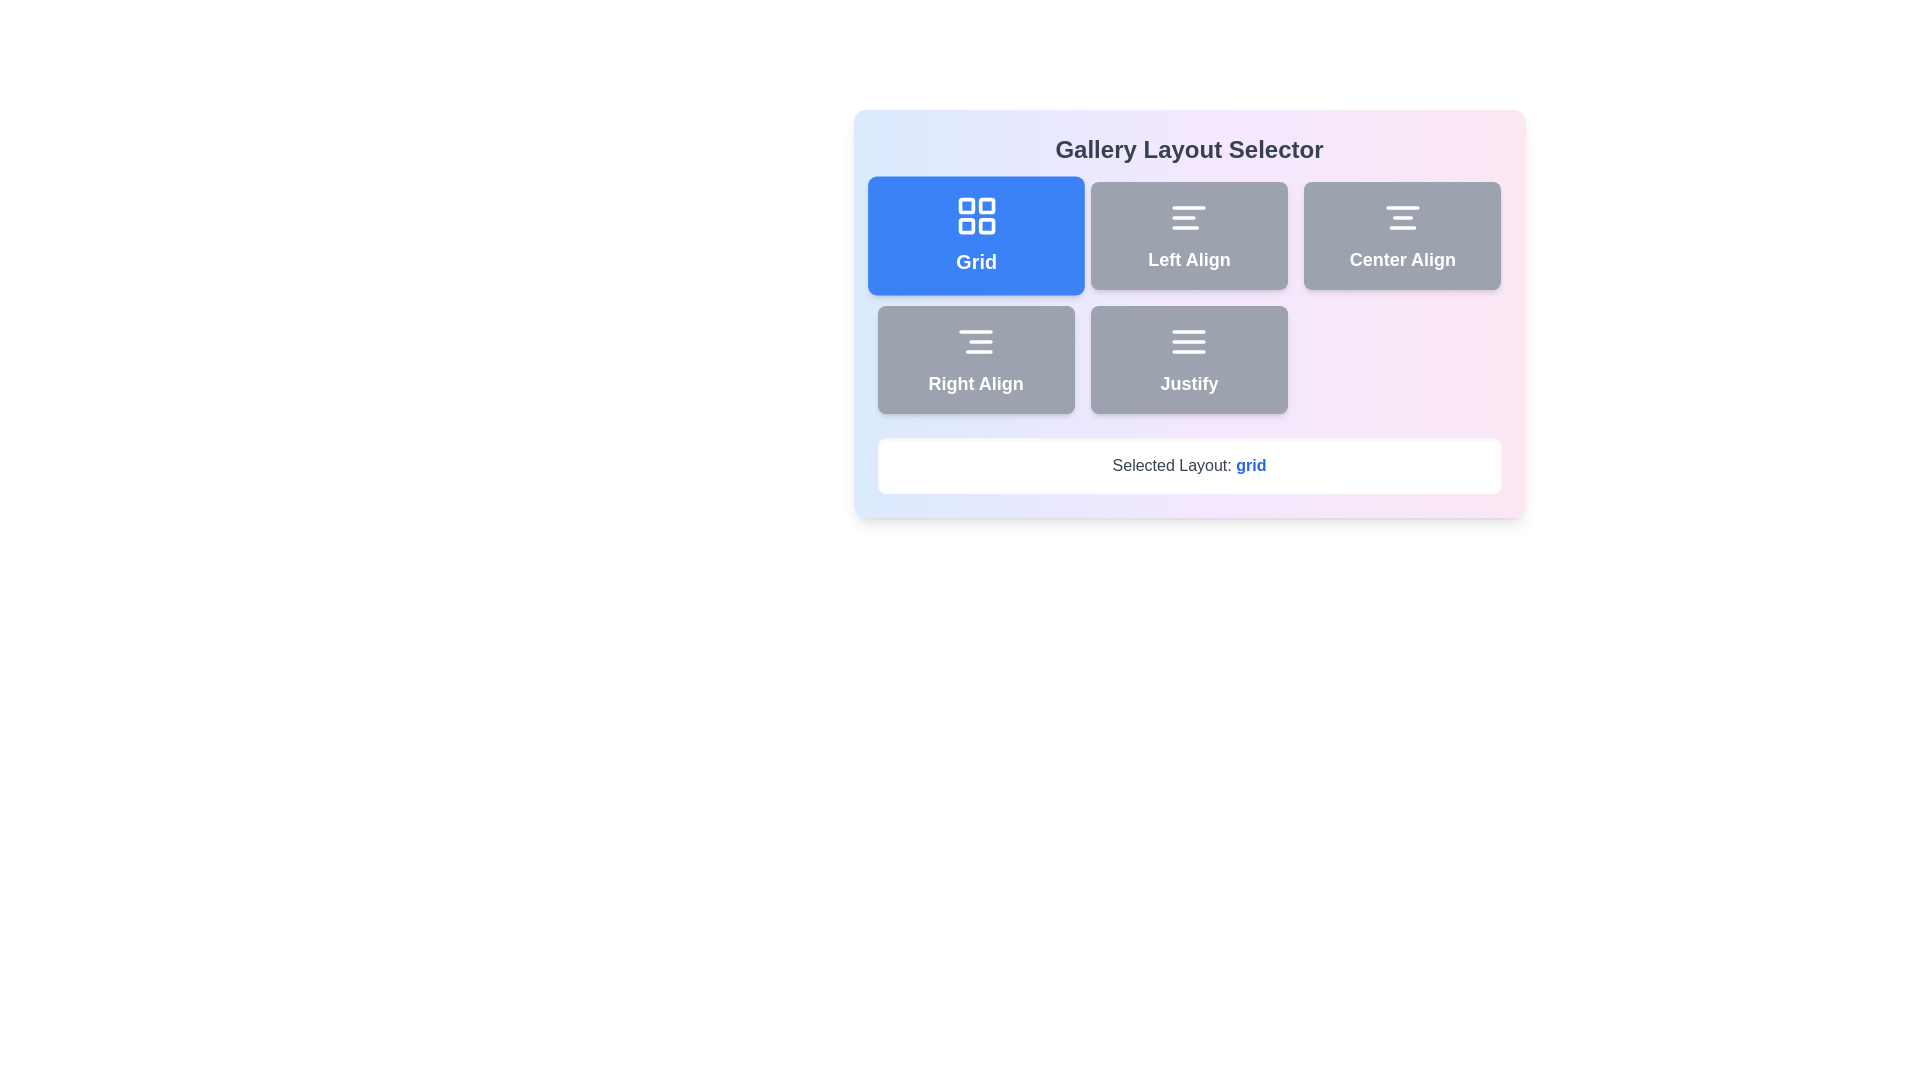 Image resolution: width=1920 pixels, height=1080 pixels. Describe the element at coordinates (966, 225) in the screenshot. I see `the bottom-left square icon in the 2x2 grid layout within the 'Grid' component located in the top-left quadrant of the layout selector` at that location.